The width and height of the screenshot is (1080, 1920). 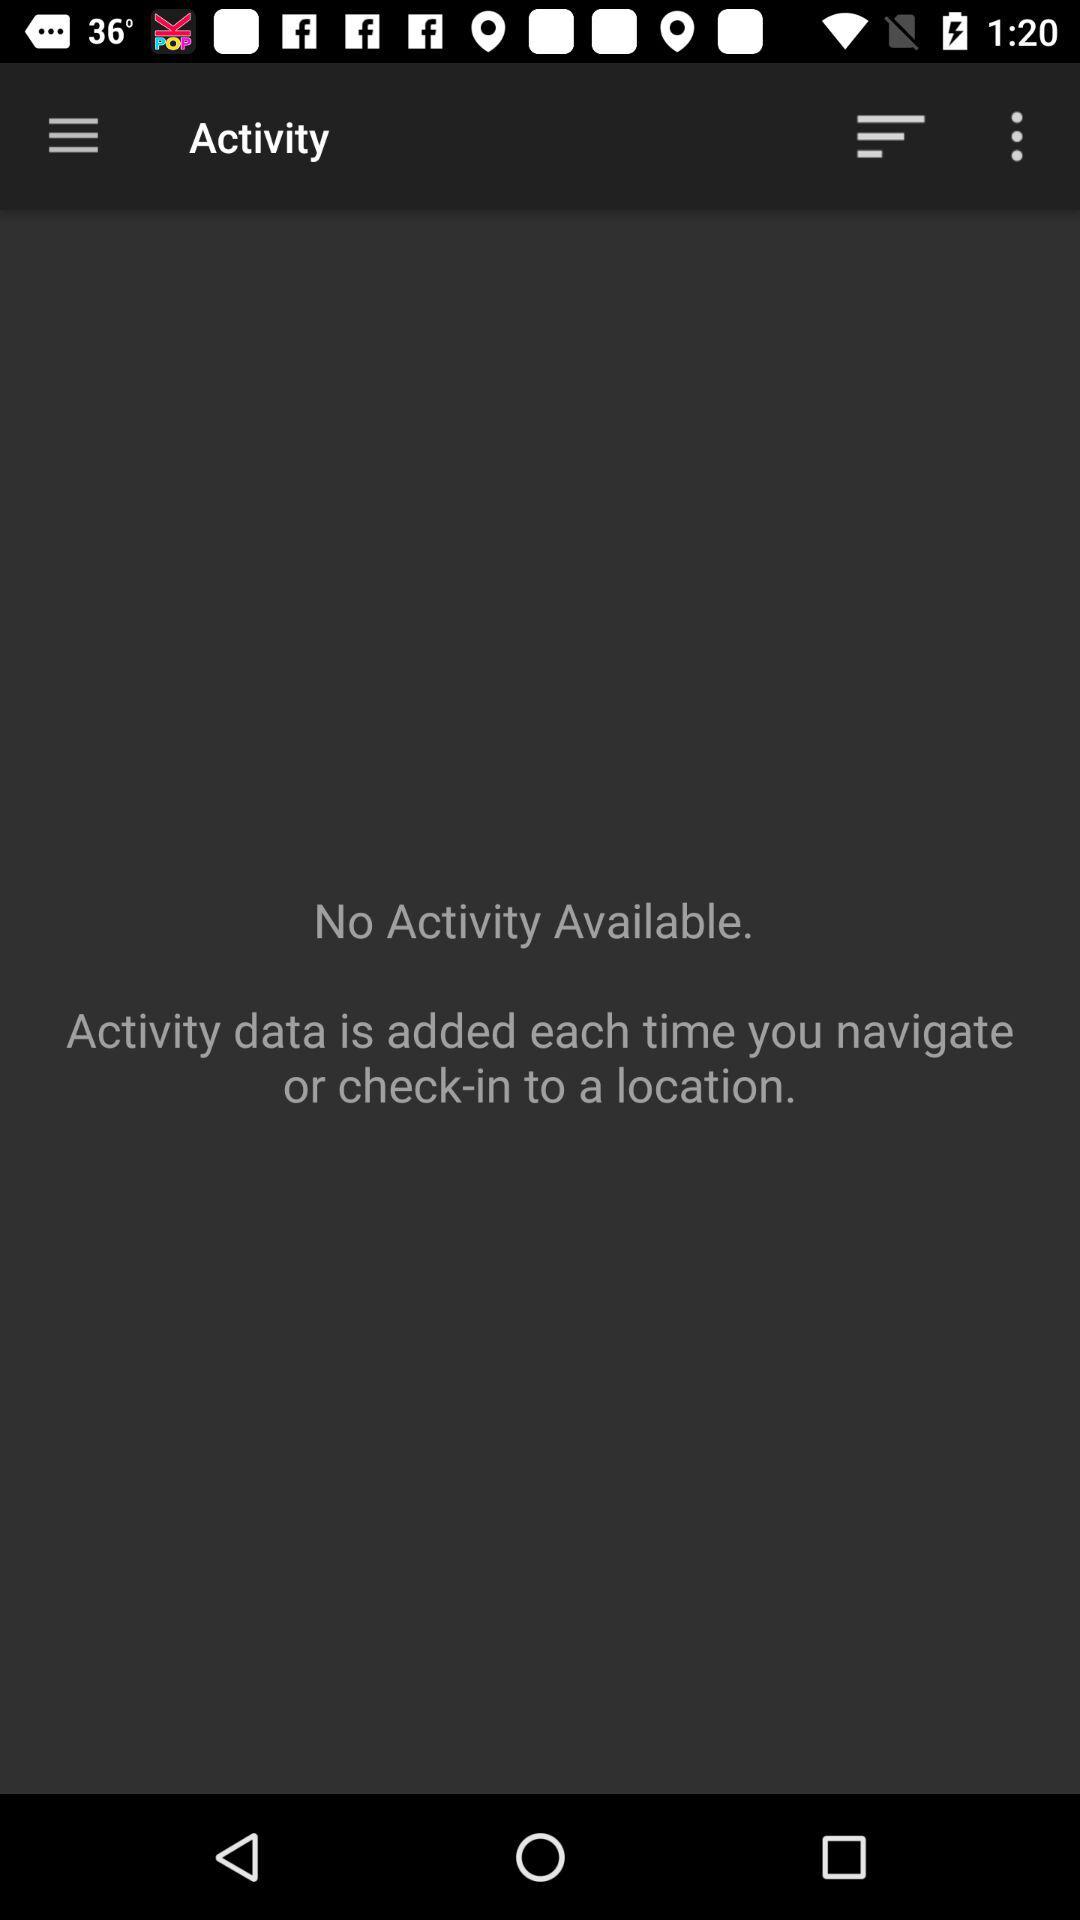 What do you see at coordinates (72, 135) in the screenshot?
I see `item to the left of the activity item` at bounding box center [72, 135].